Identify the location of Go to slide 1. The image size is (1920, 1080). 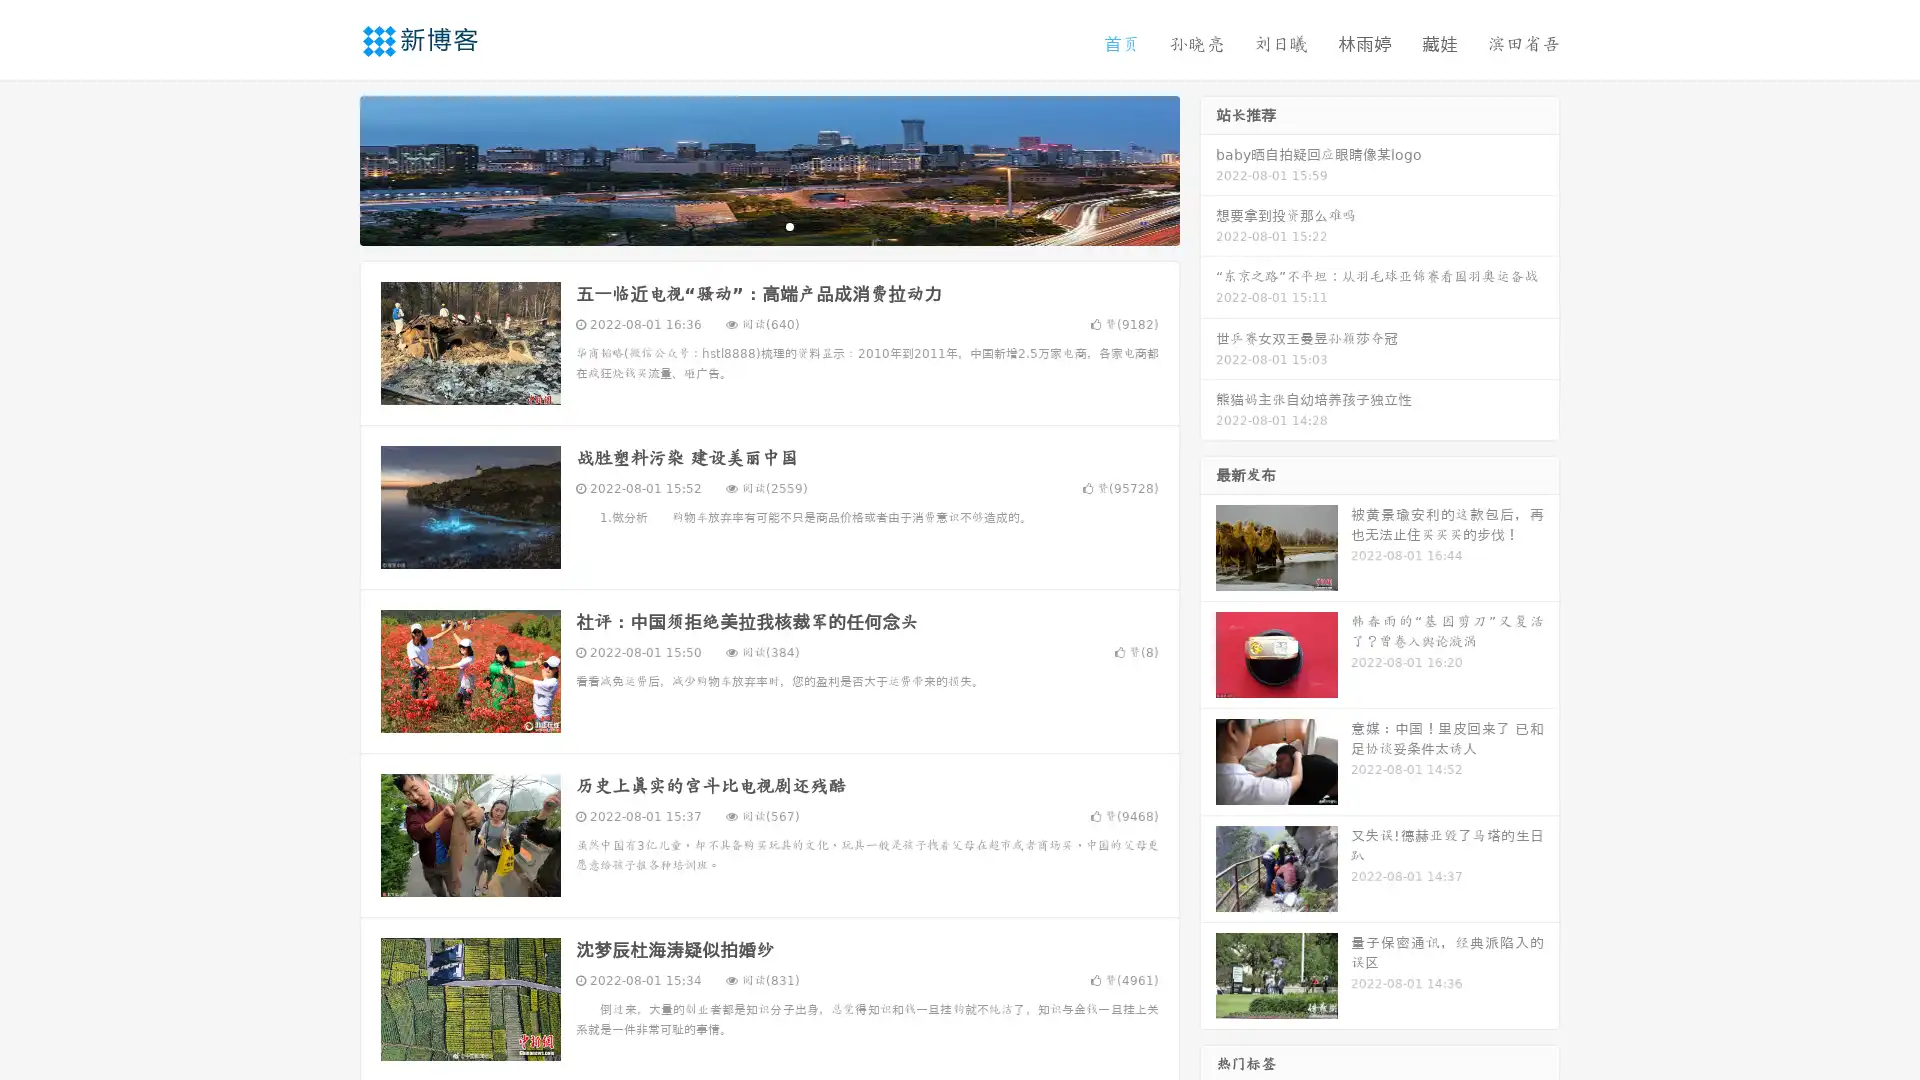
(748, 225).